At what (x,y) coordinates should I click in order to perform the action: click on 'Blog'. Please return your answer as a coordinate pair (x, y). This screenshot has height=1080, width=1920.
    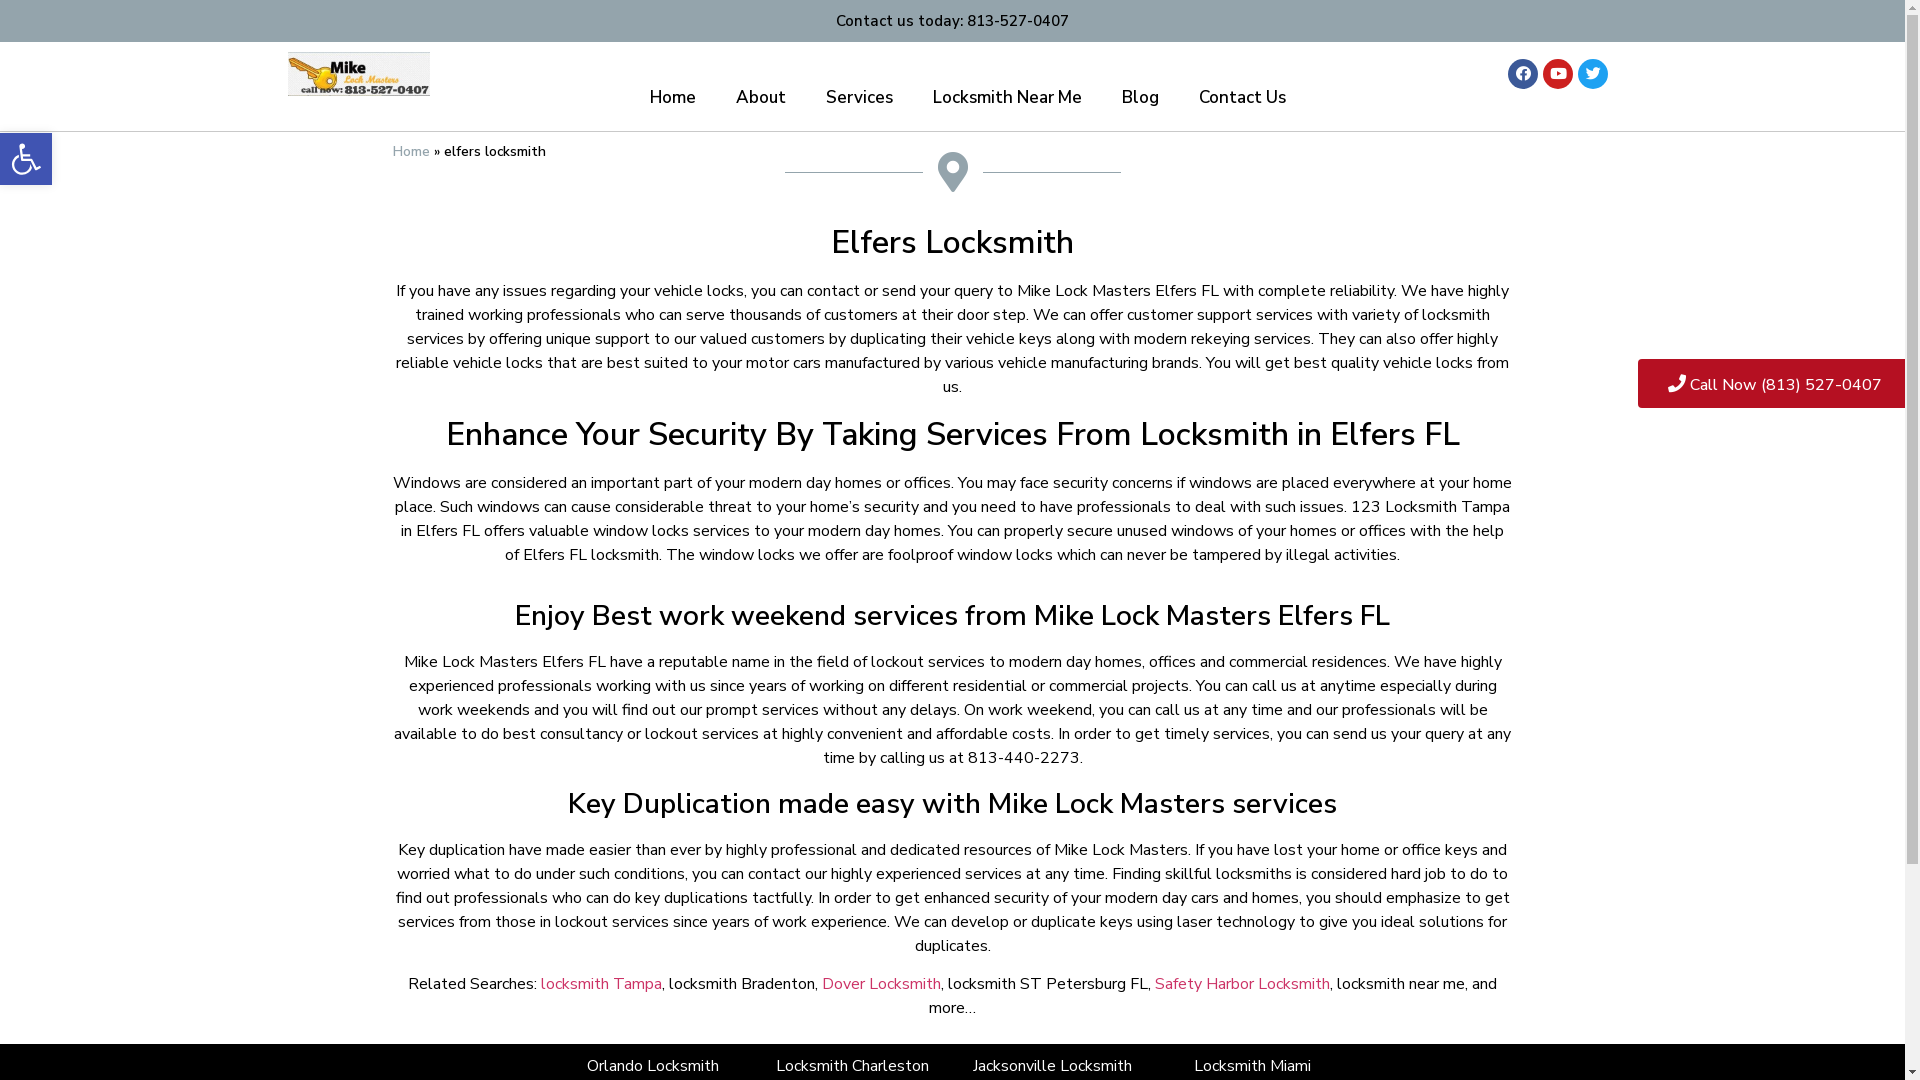
    Looking at the image, I should click on (1101, 97).